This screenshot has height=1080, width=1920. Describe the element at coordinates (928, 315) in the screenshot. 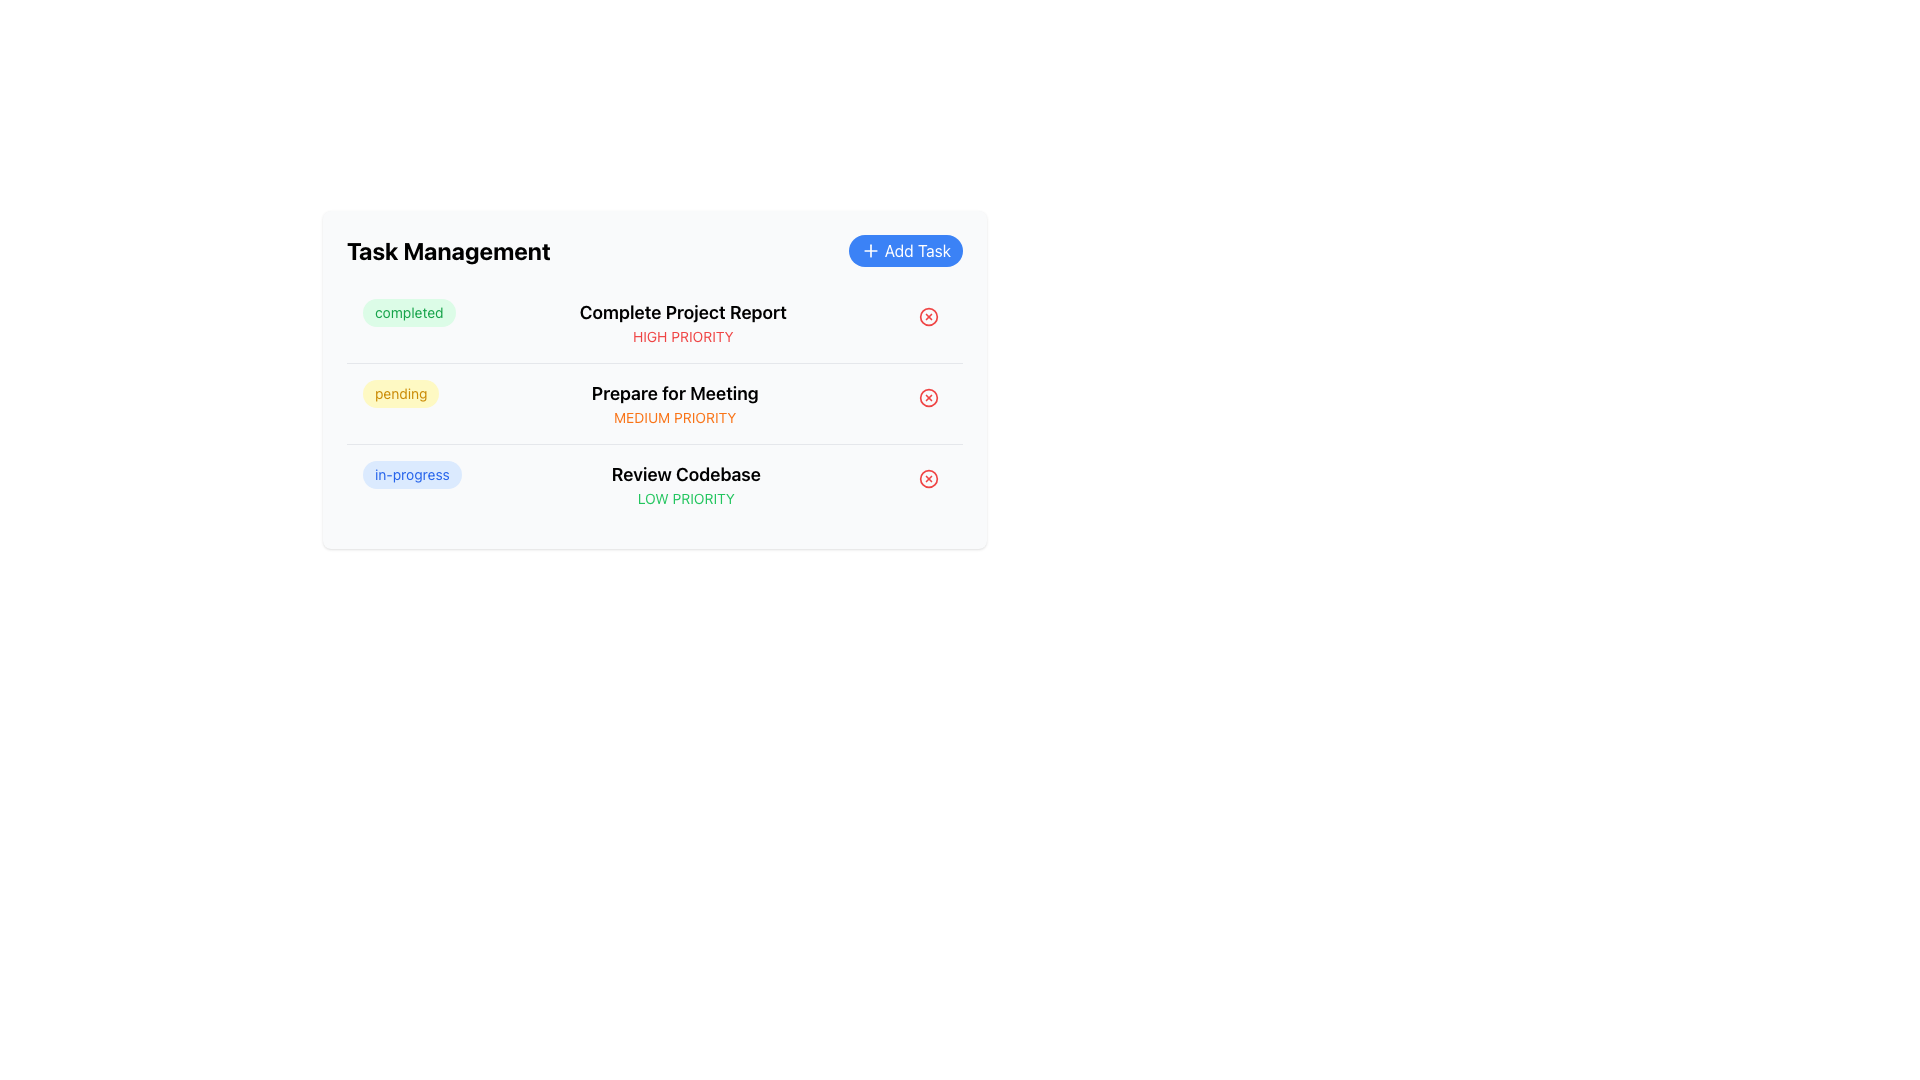

I see `the first circular indicator next to the task title 'Complete Project Report' which serves as a status icon` at that location.